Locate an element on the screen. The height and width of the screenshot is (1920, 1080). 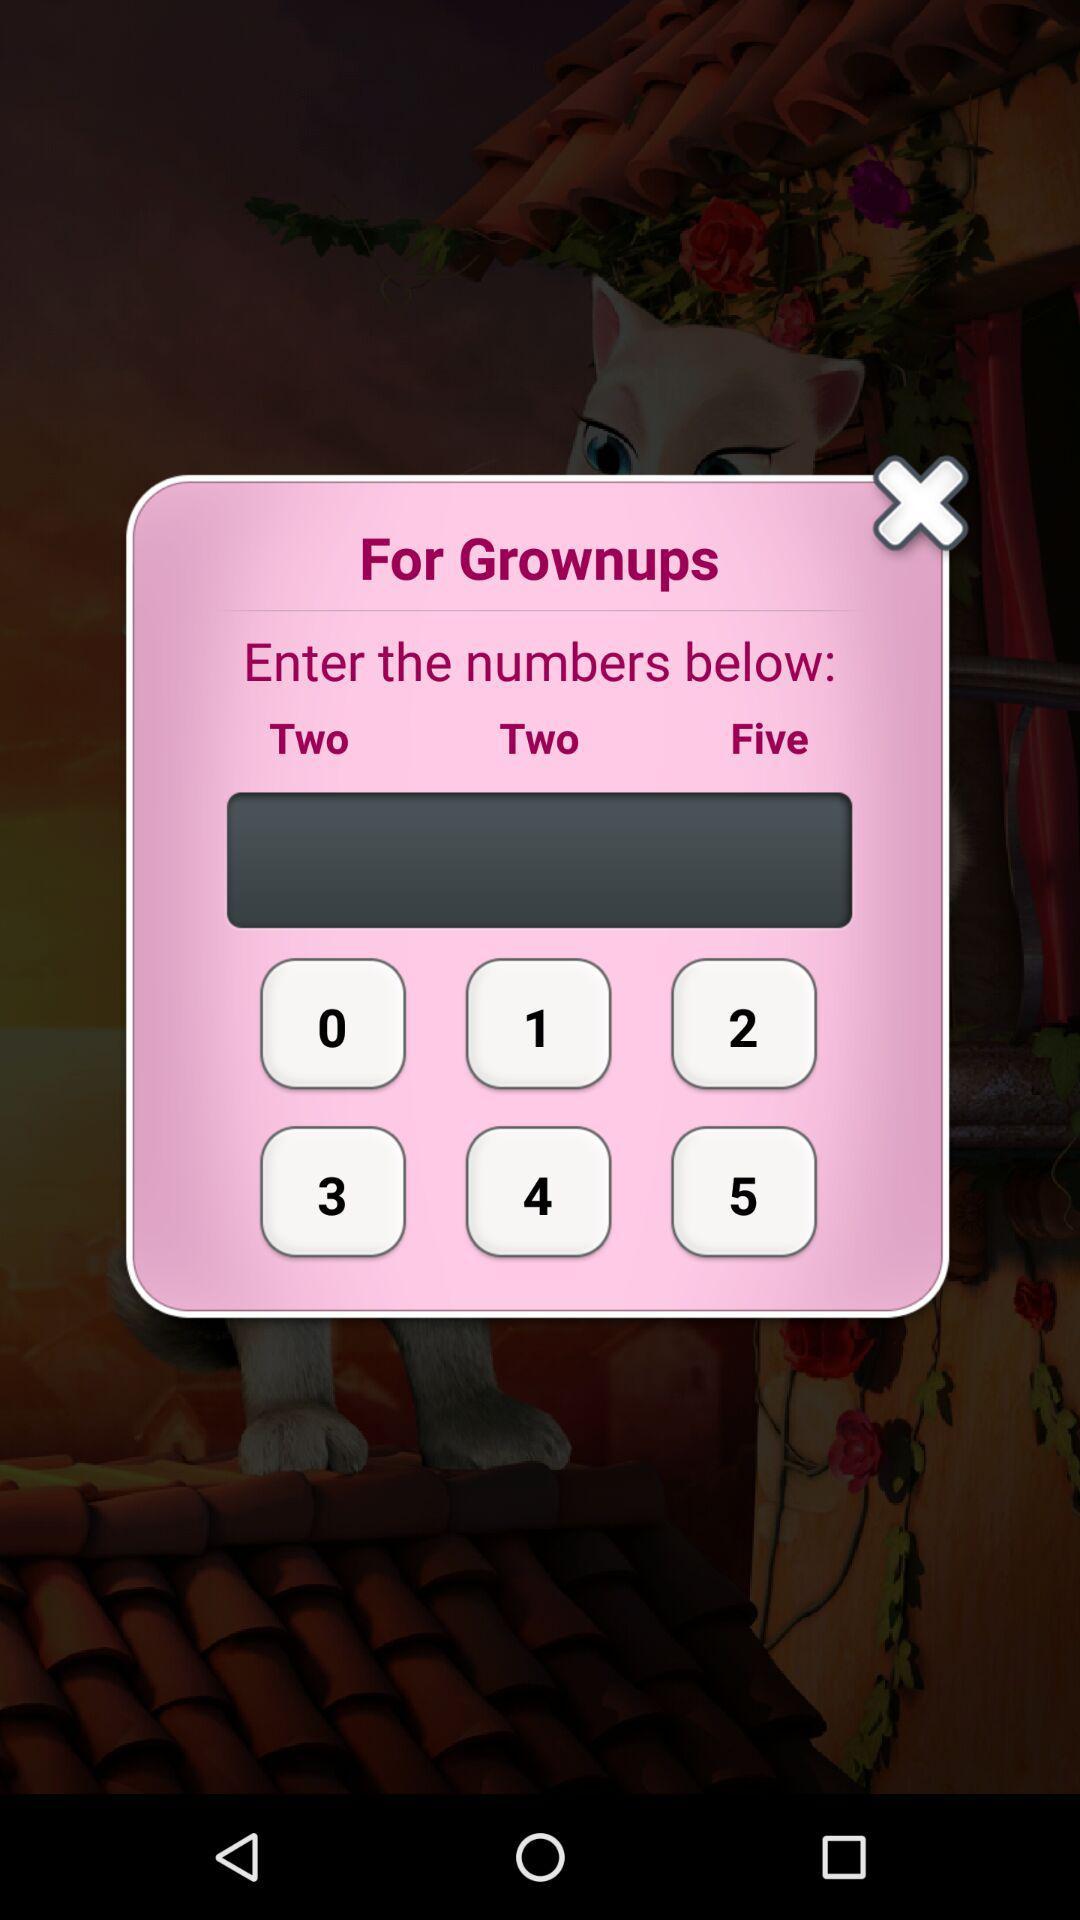
the 3 item is located at coordinates (332, 1191).